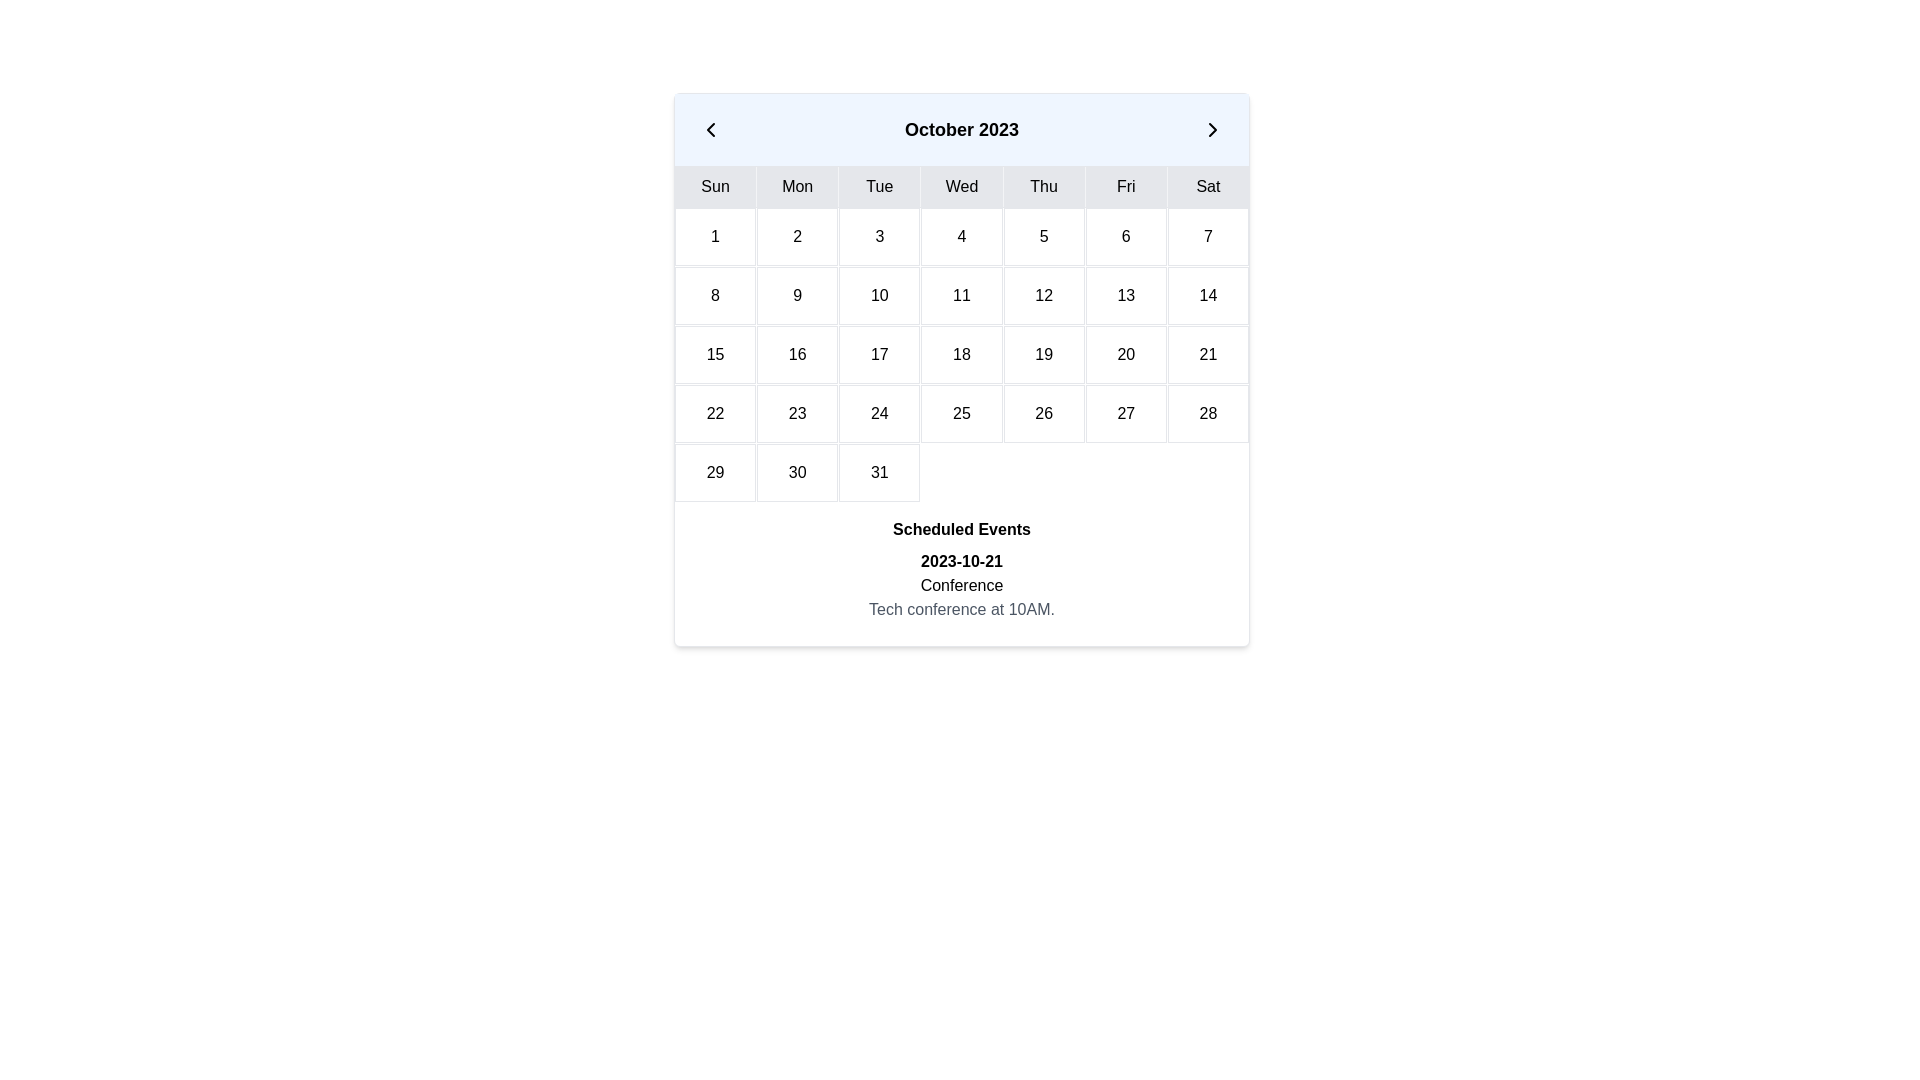  What do you see at coordinates (715, 235) in the screenshot?
I see `the static text element displaying the numeral '1' in the first cell of the first row of the calendar grid, under the column labeled 'Sun'` at bounding box center [715, 235].